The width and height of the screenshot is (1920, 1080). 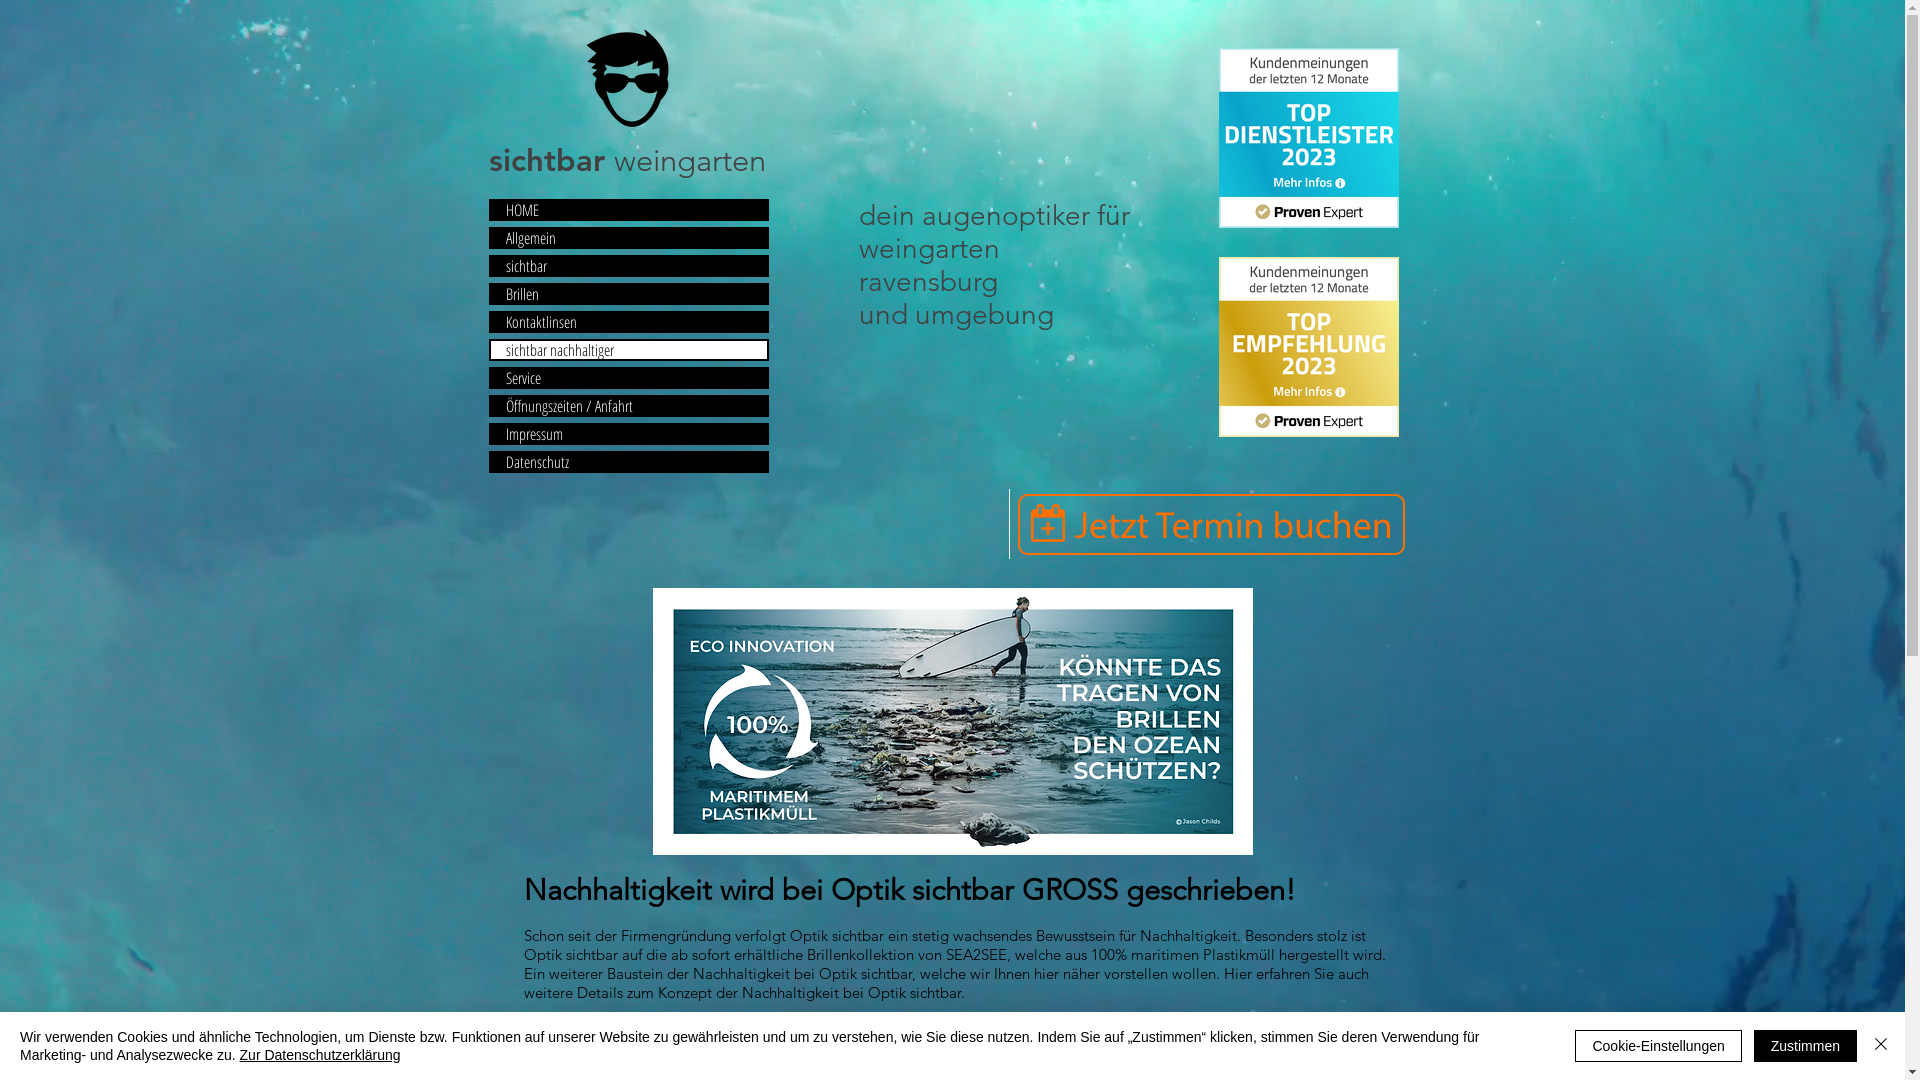 What do you see at coordinates (627, 349) in the screenshot?
I see `'sichtbar nachhaltiger'` at bounding box center [627, 349].